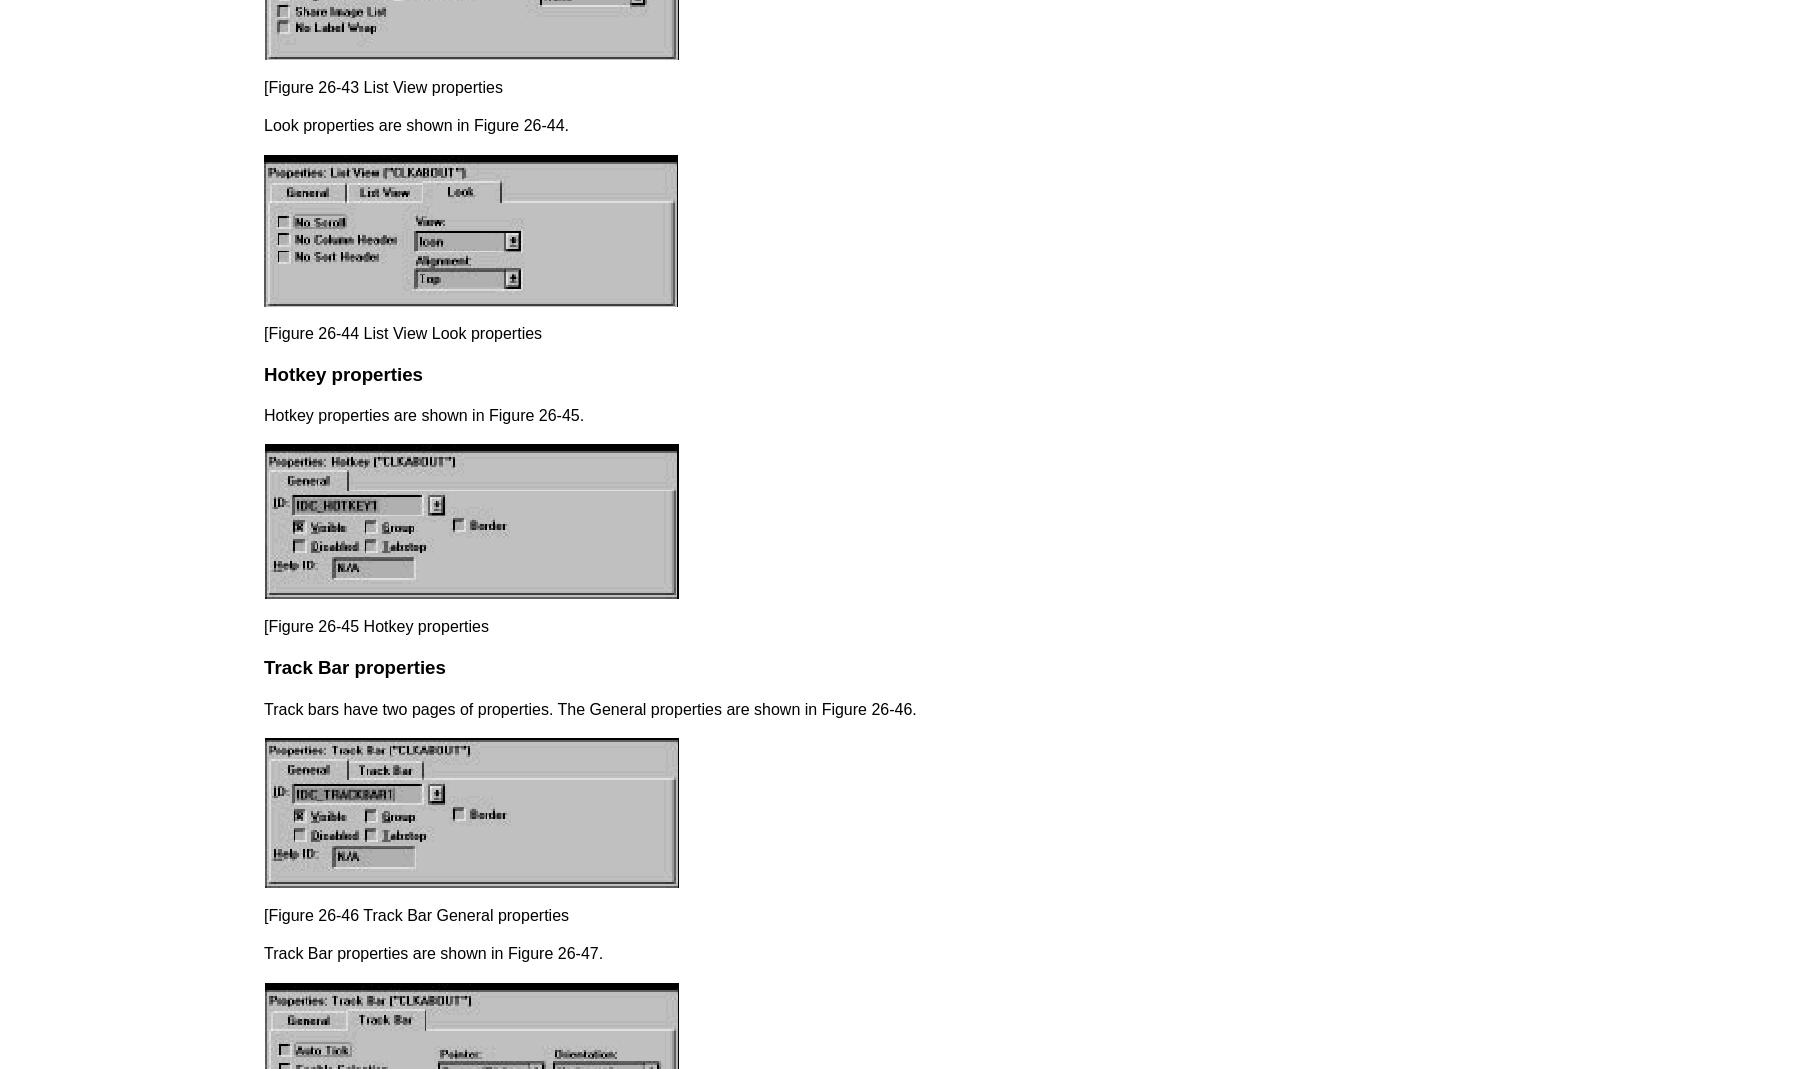 Image resolution: width=1800 pixels, height=1069 pixels. What do you see at coordinates (263, 85) in the screenshot?
I see `'[Figure 26-43 List View properties'` at bounding box center [263, 85].